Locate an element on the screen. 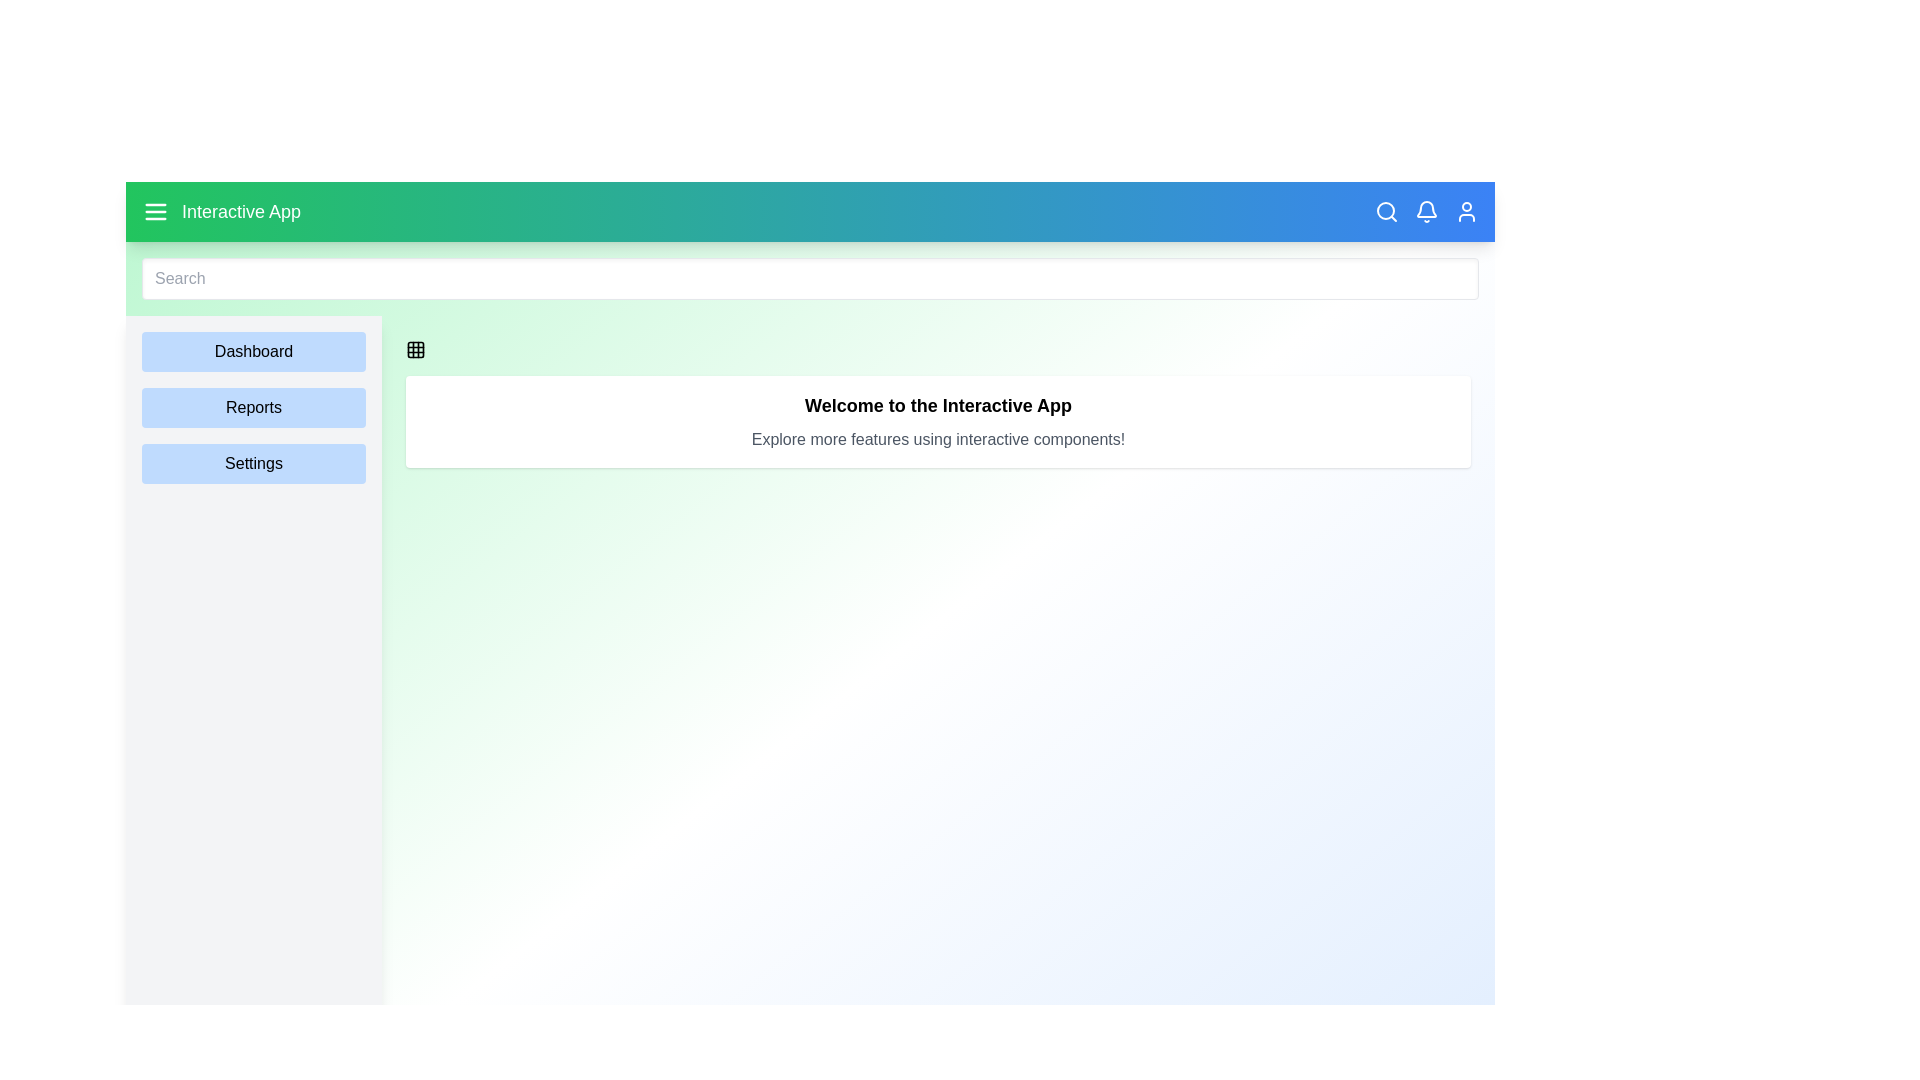 This screenshot has width=1920, height=1080. the menu icon in the app bar to toggle the sidebar visibility is located at coordinates (155, 212).